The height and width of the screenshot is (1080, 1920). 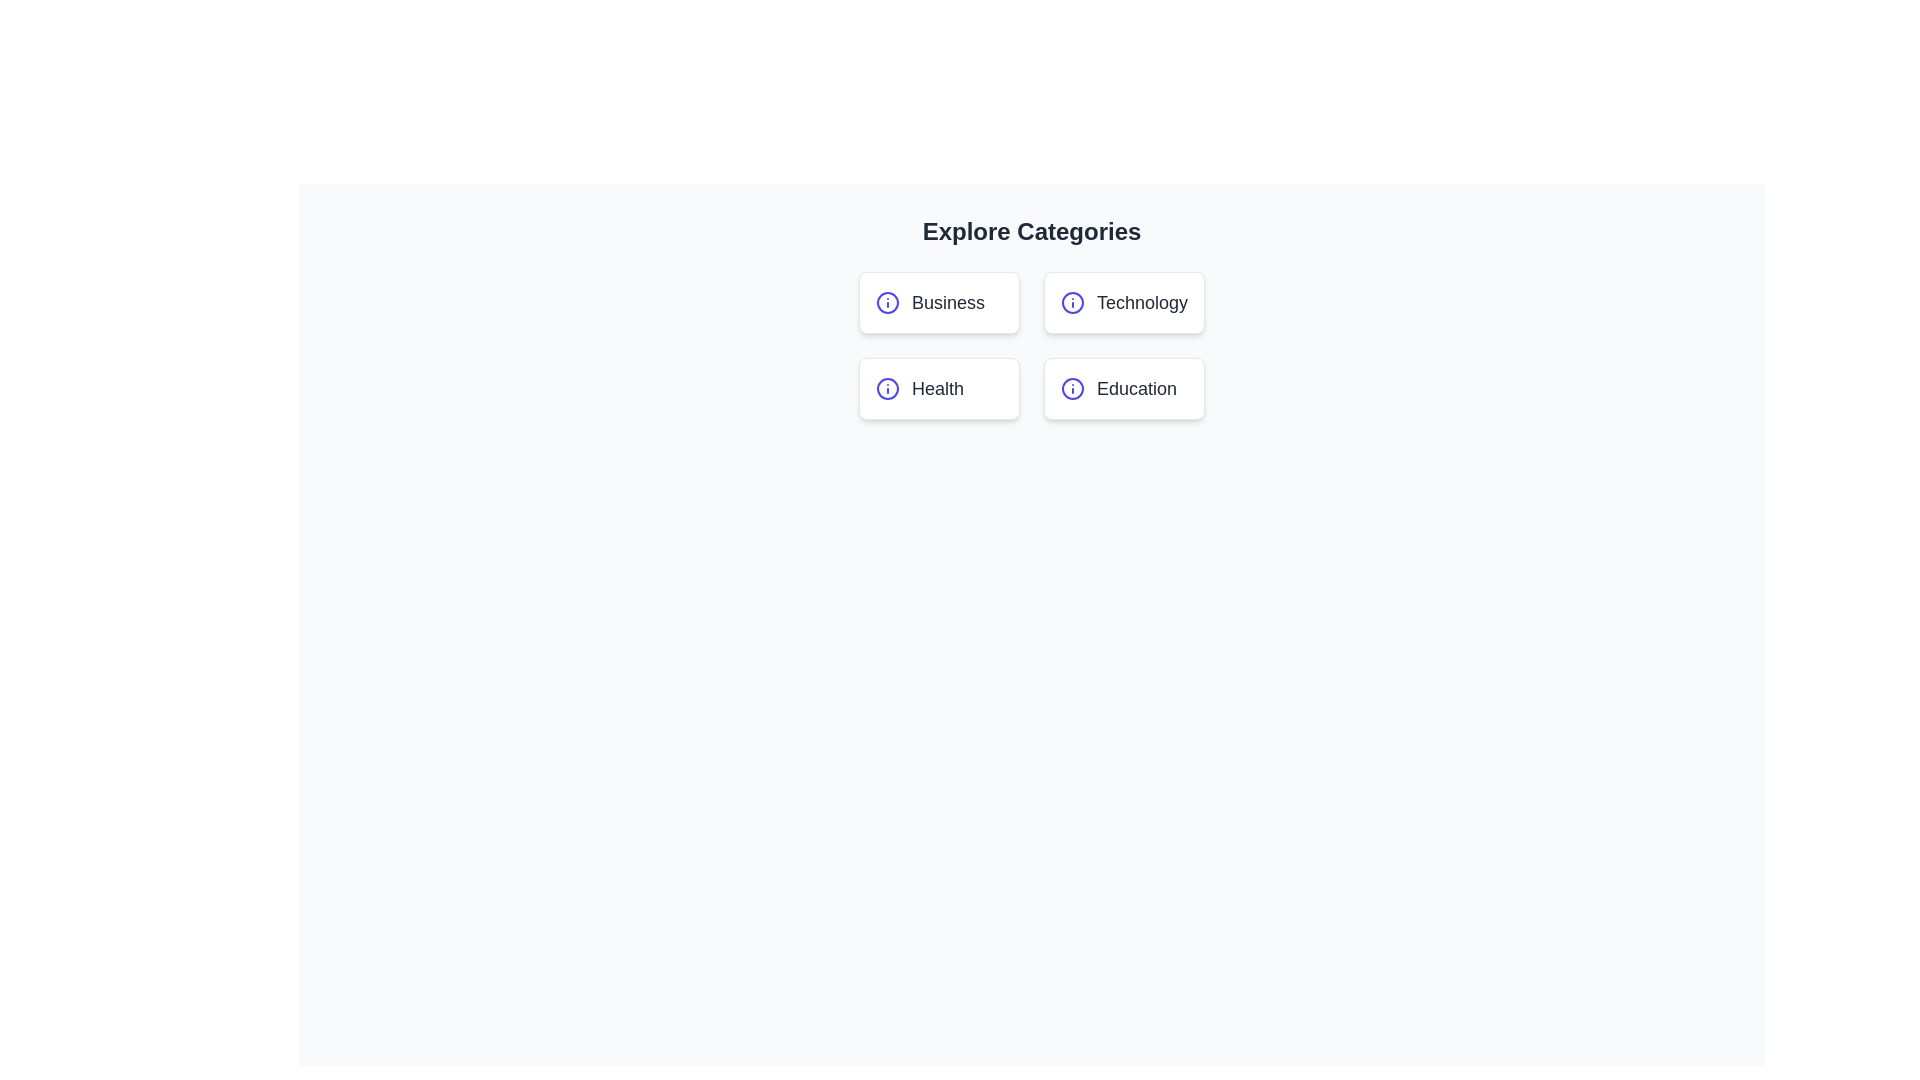 What do you see at coordinates (1072, 303) in the screenshot?
I see `the 'Technology' category icon in the 'Explore Categories' section grid, located on the right of the second row from the top` at bounding box center [1072, 303].